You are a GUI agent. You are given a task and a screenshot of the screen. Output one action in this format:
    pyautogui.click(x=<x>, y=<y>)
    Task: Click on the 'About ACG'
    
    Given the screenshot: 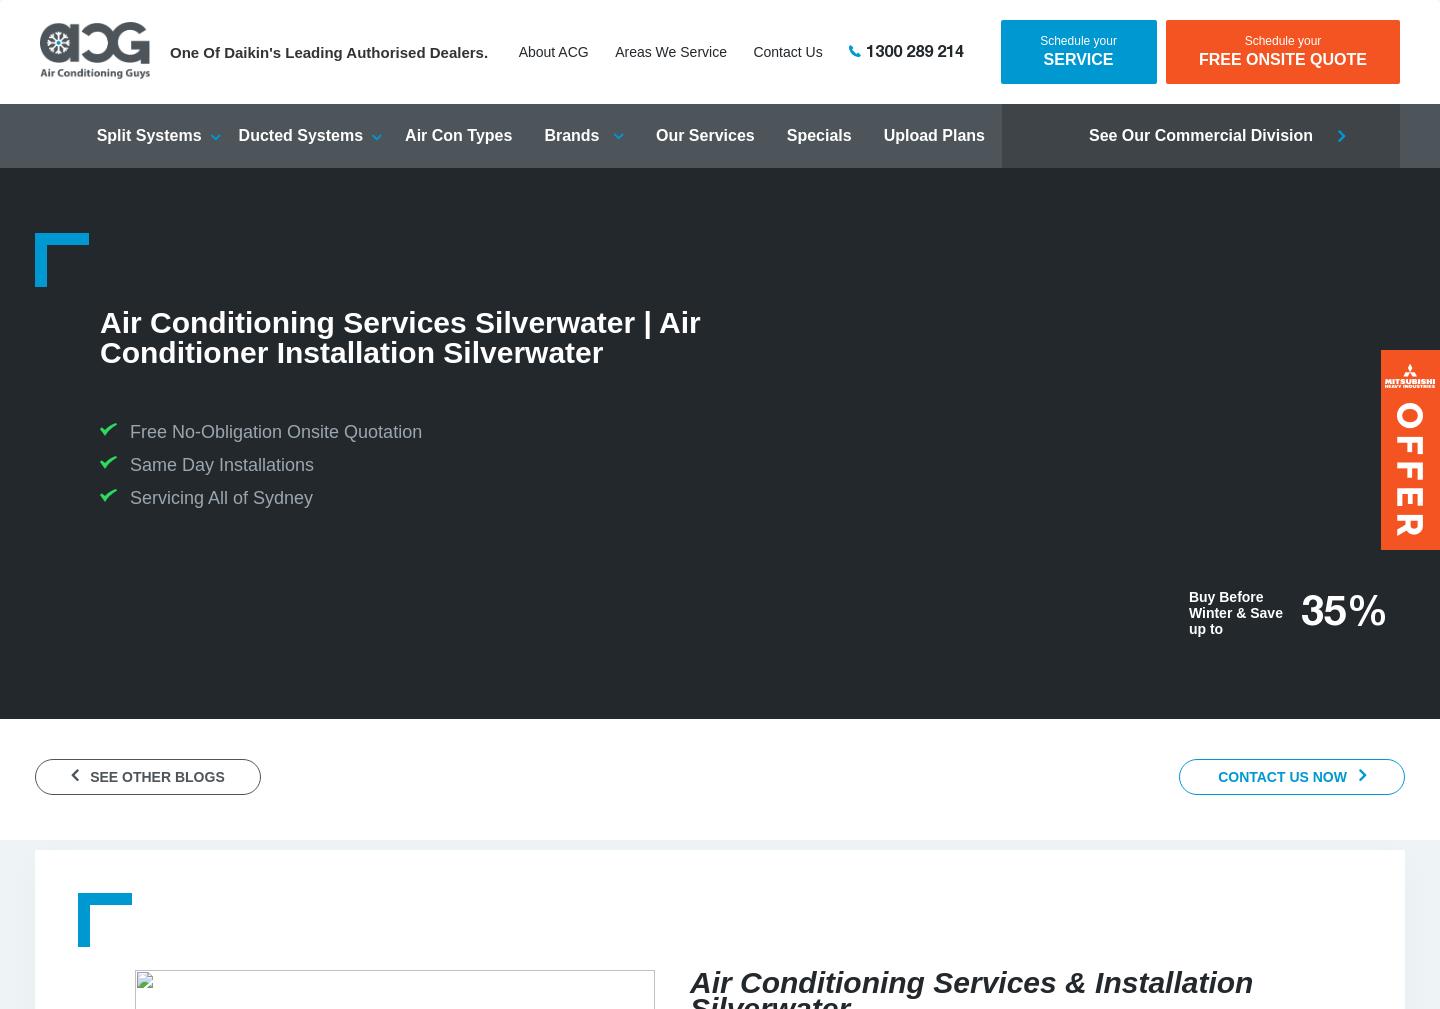 What is the action you would take?
    pyautogui.click(x=552, y=50)
    